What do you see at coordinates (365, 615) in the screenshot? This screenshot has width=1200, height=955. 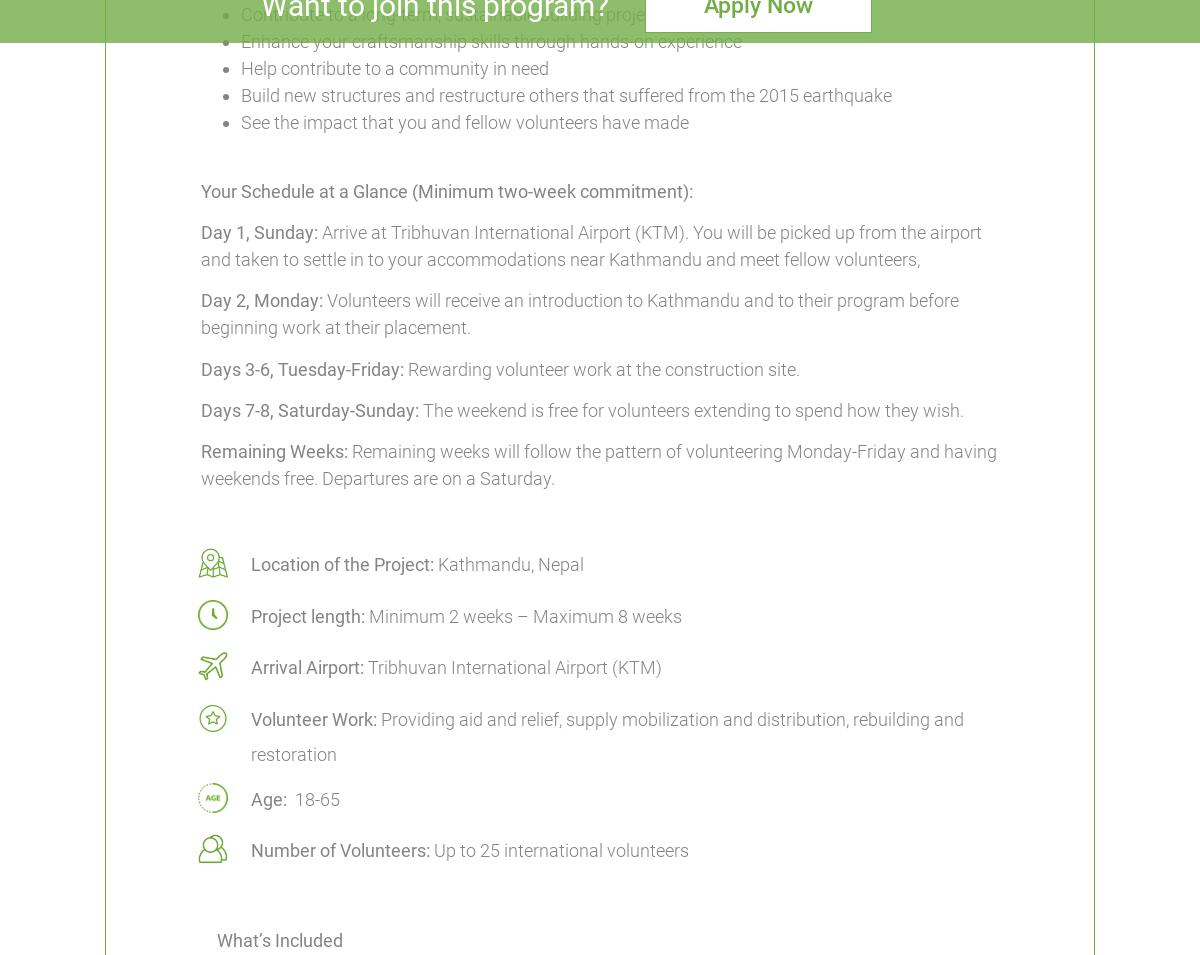 I see `'Minimum 2 weeks – Maximum 8 weeks'` at bounding box center [365, 615].